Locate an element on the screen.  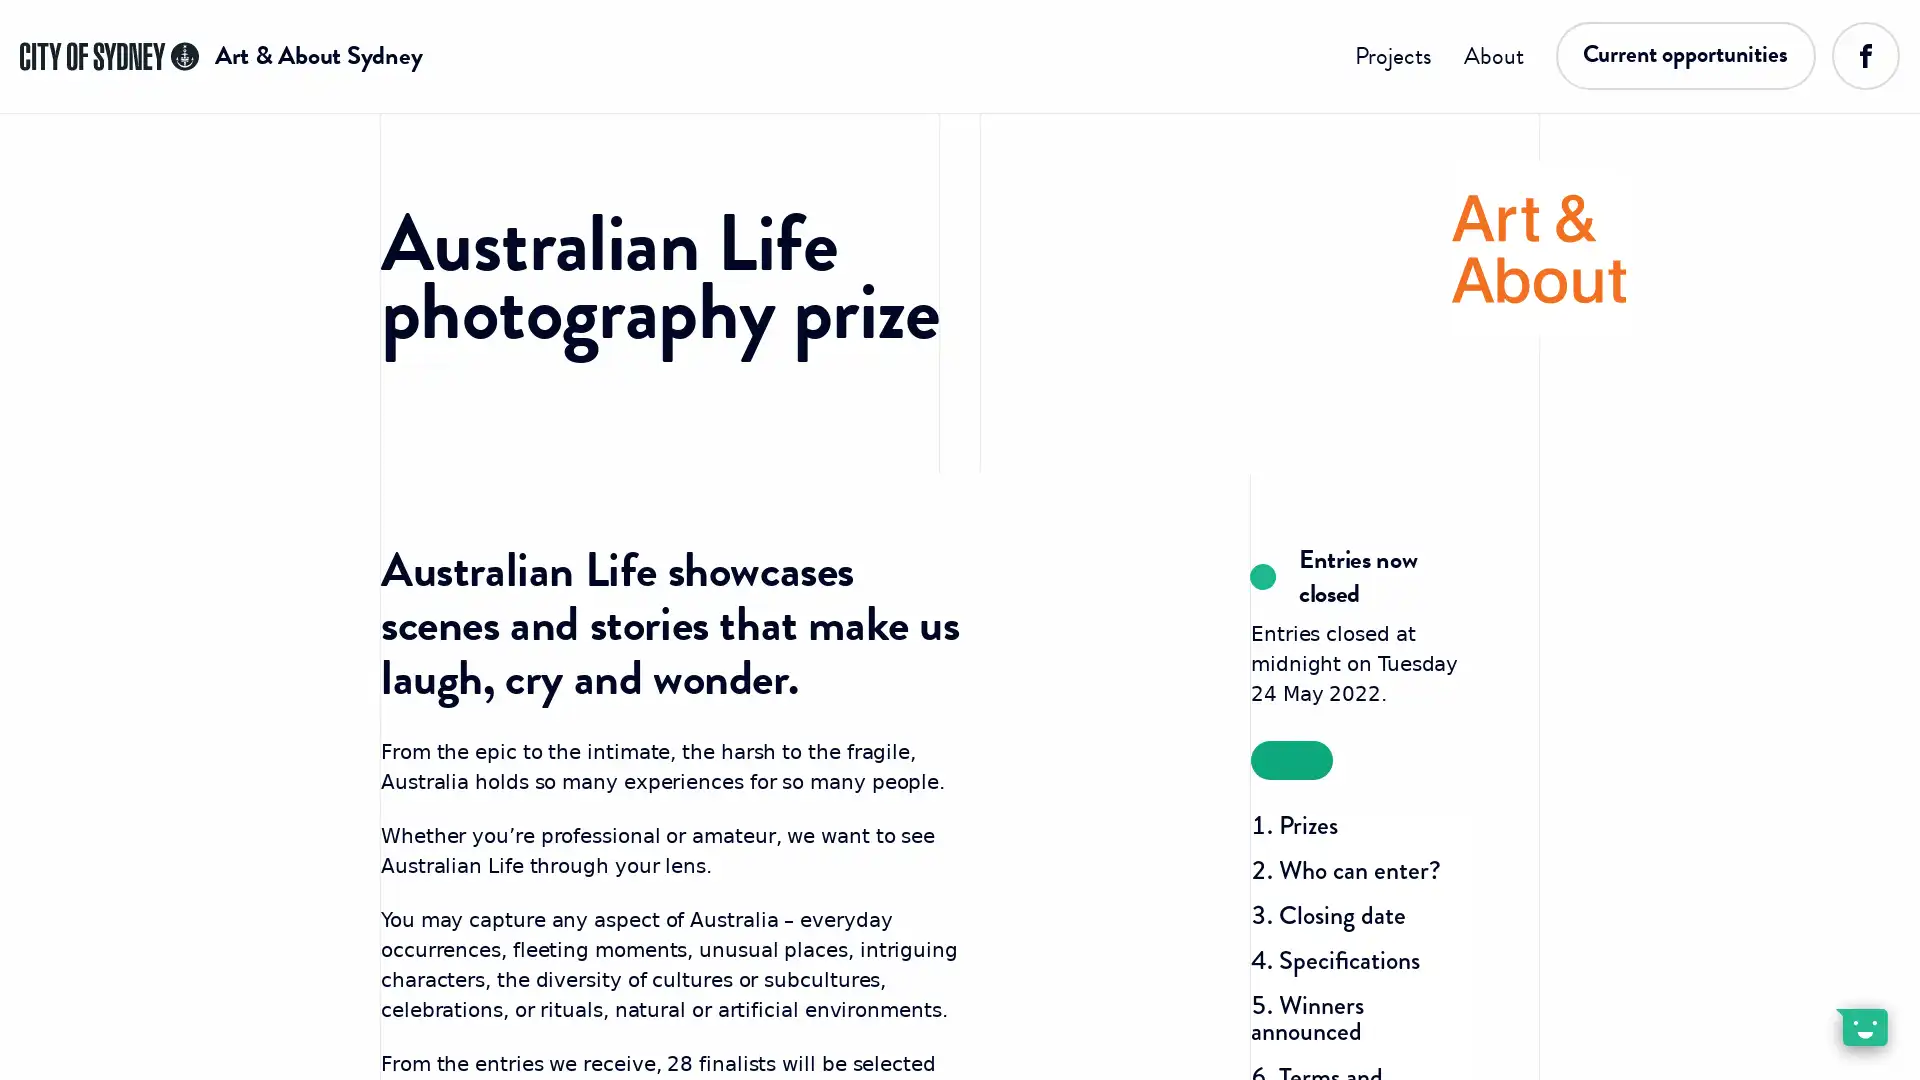
Dismiss Message is located at coordinates (1815, 1003).